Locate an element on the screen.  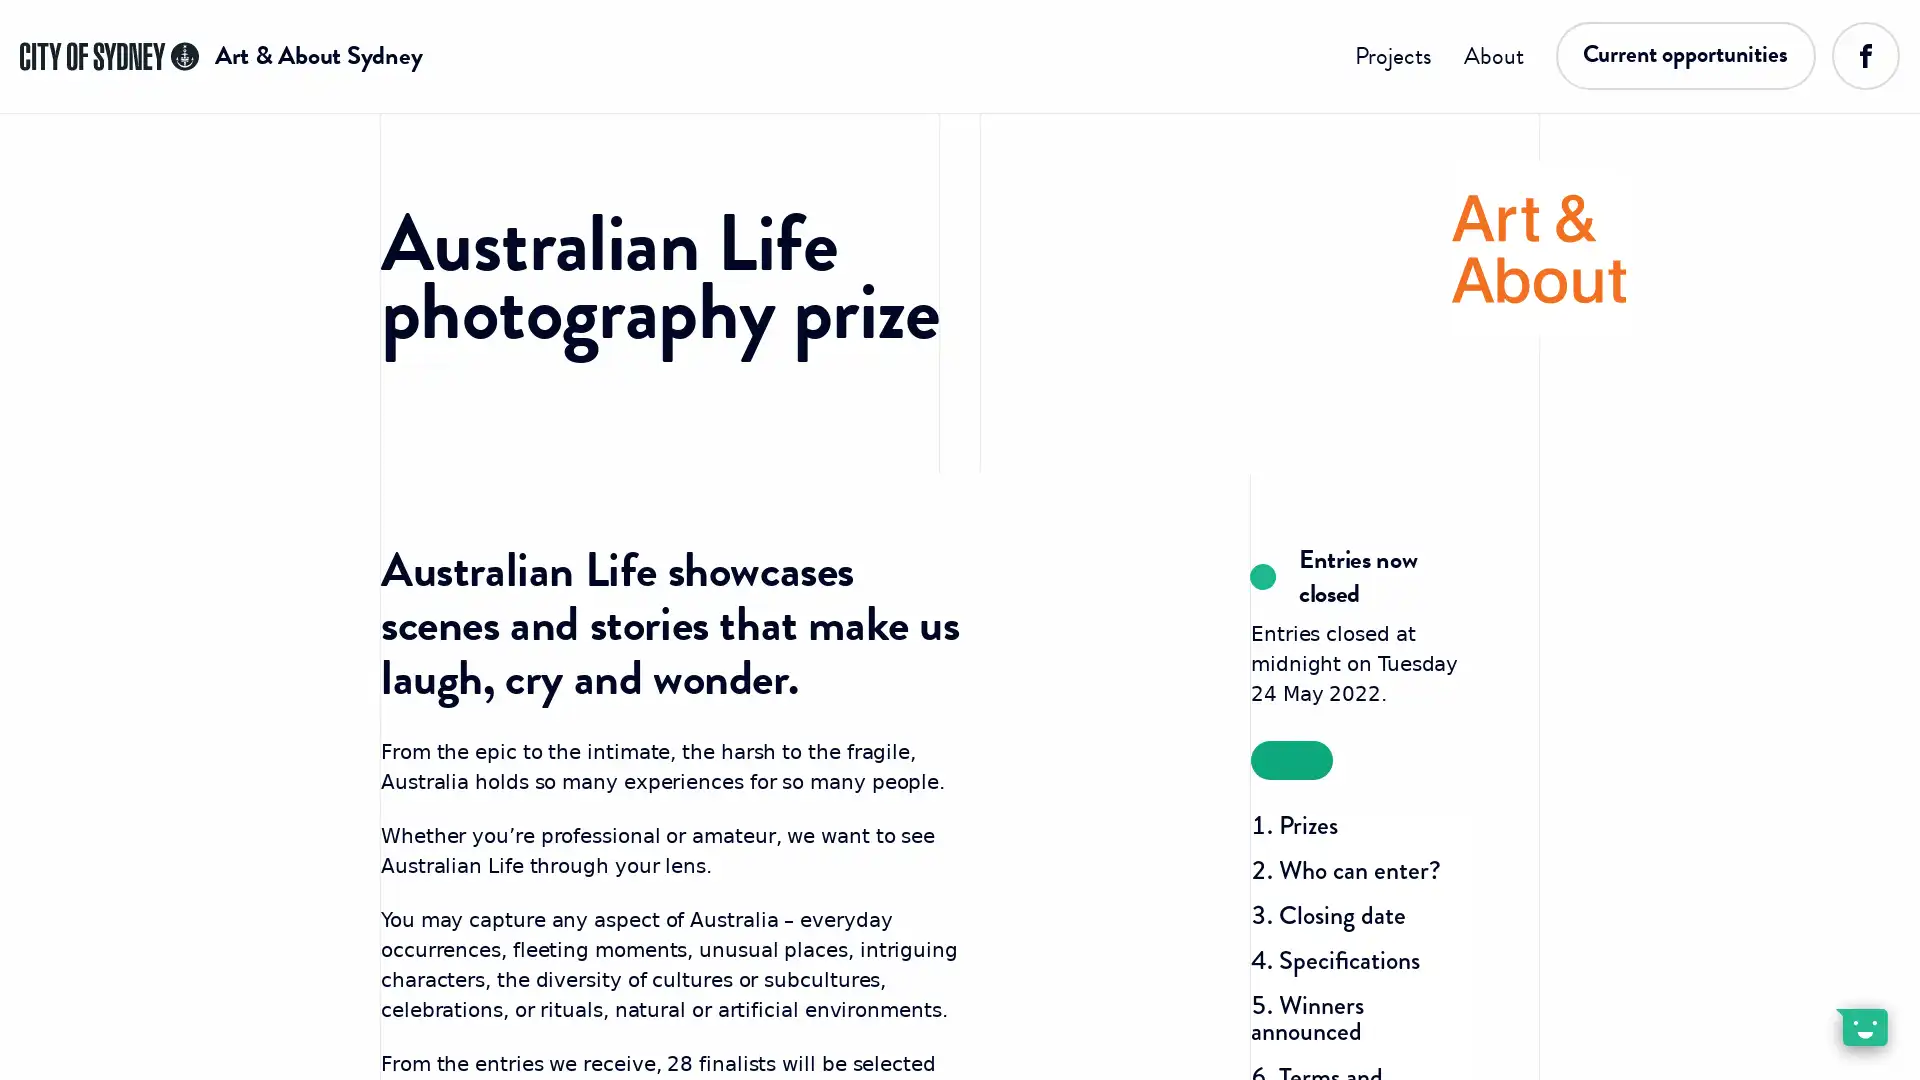
Dismiss Message is located at coordinates (1815, 1003).